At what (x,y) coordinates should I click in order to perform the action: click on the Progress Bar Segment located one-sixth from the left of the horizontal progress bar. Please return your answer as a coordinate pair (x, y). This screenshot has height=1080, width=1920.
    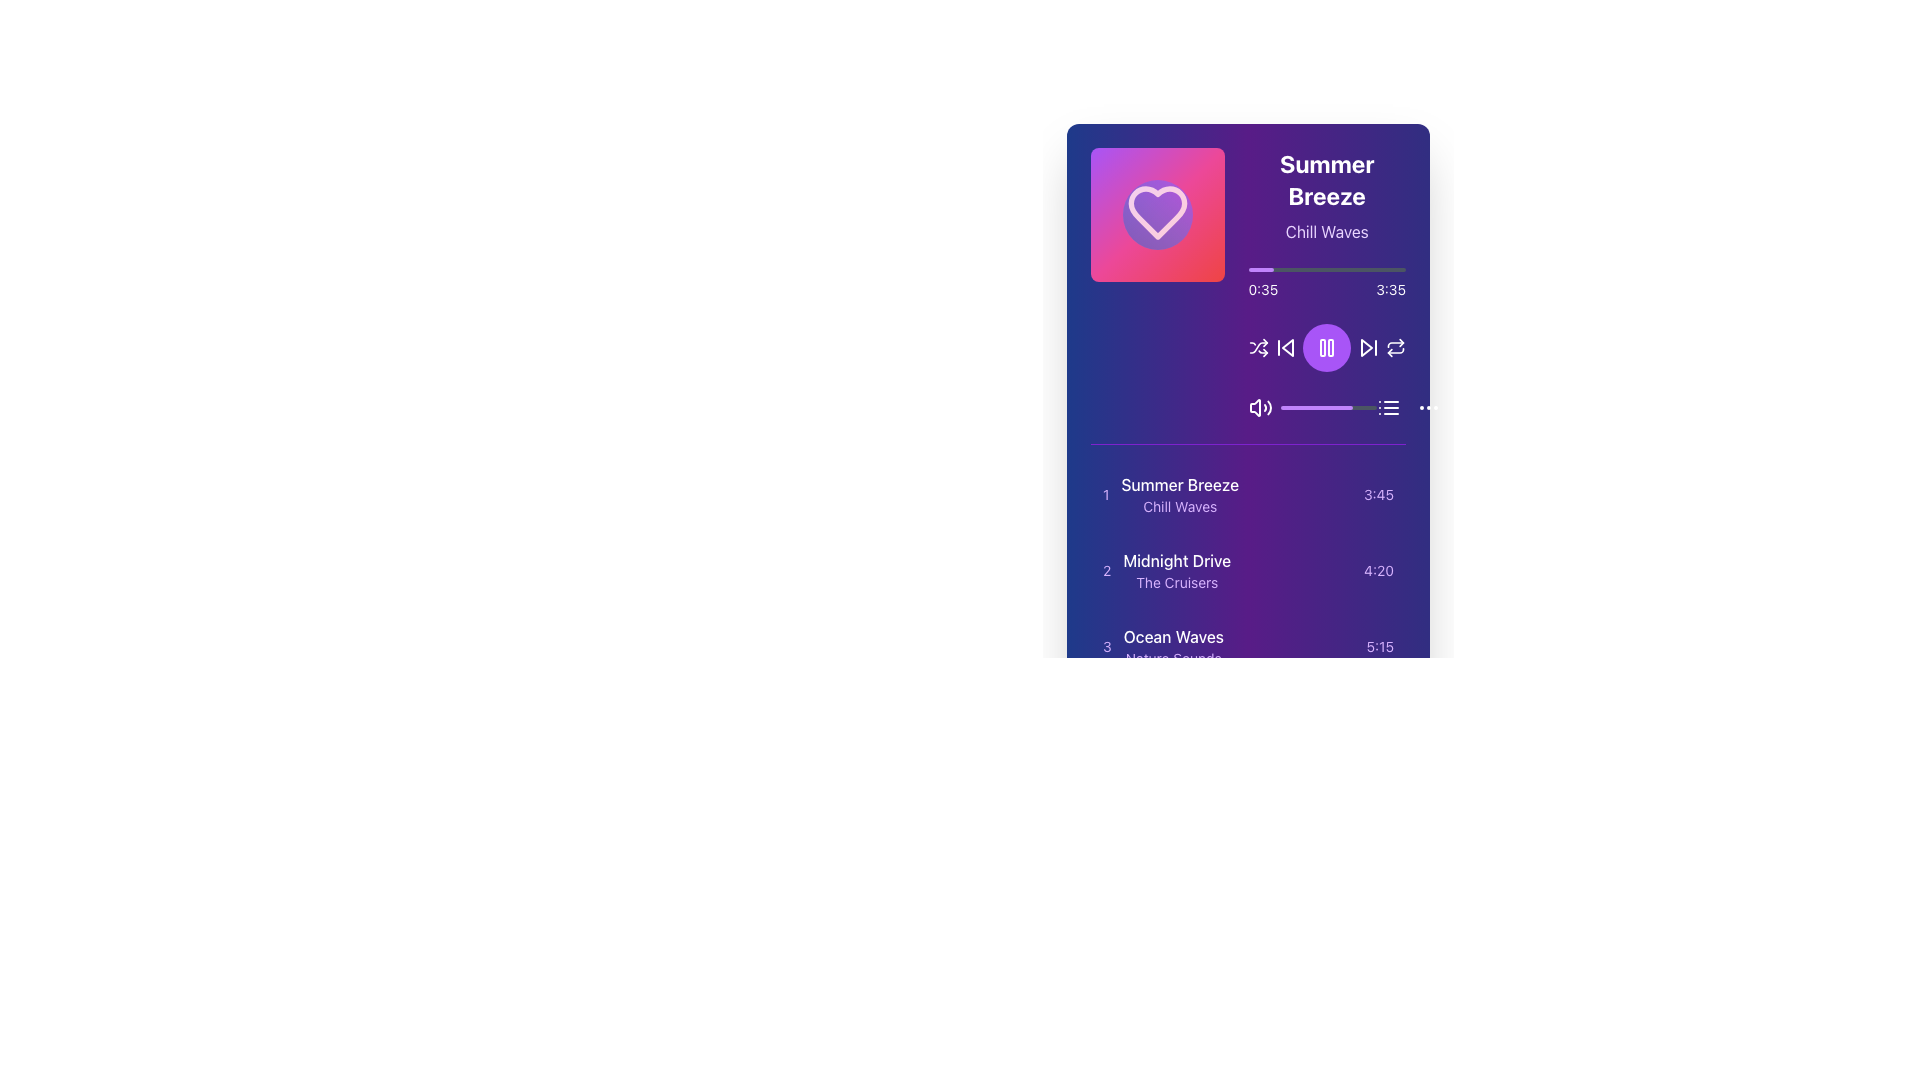
    Looking at the image, I should click on (1260, 270).